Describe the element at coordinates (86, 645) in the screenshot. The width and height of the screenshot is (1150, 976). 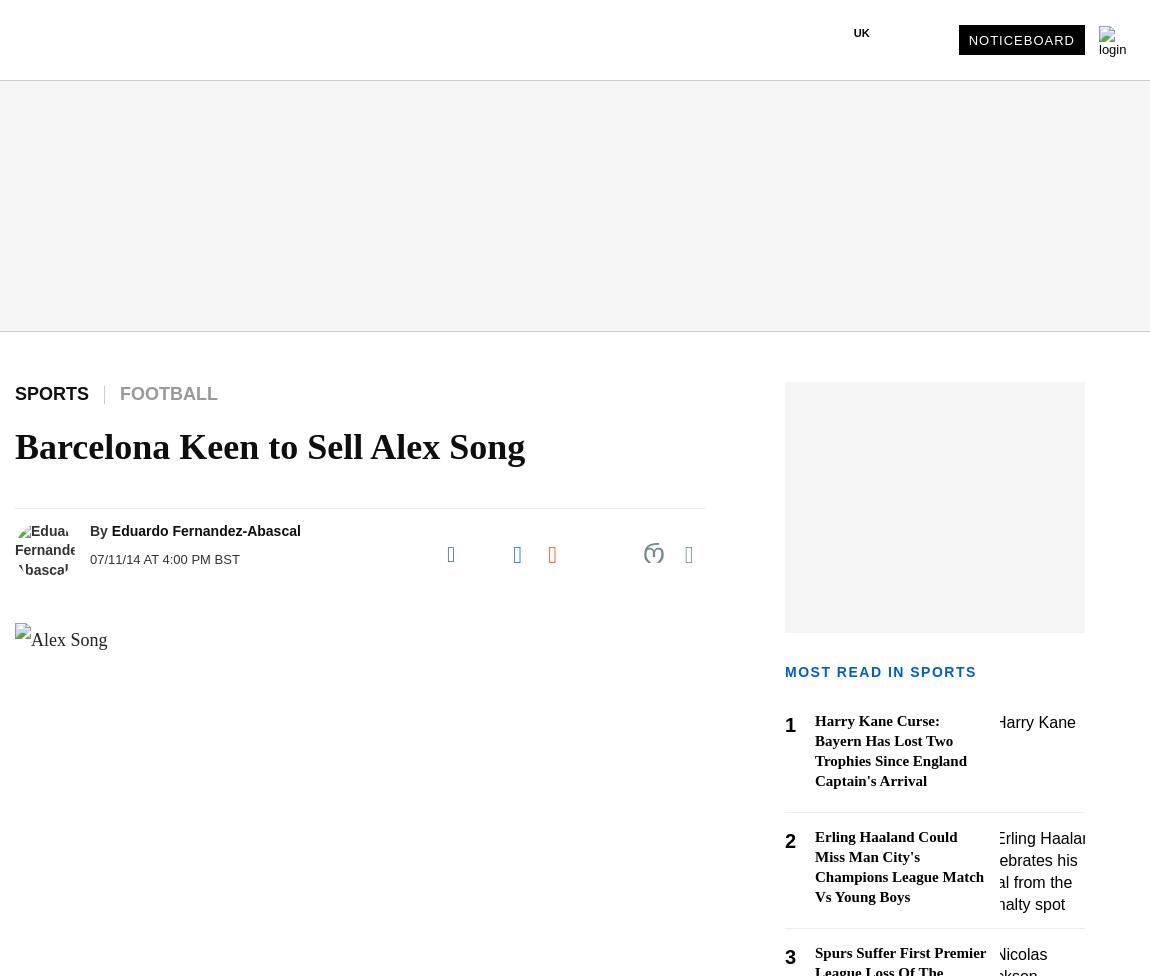
I see `'- Finance & Banking'` at that location.